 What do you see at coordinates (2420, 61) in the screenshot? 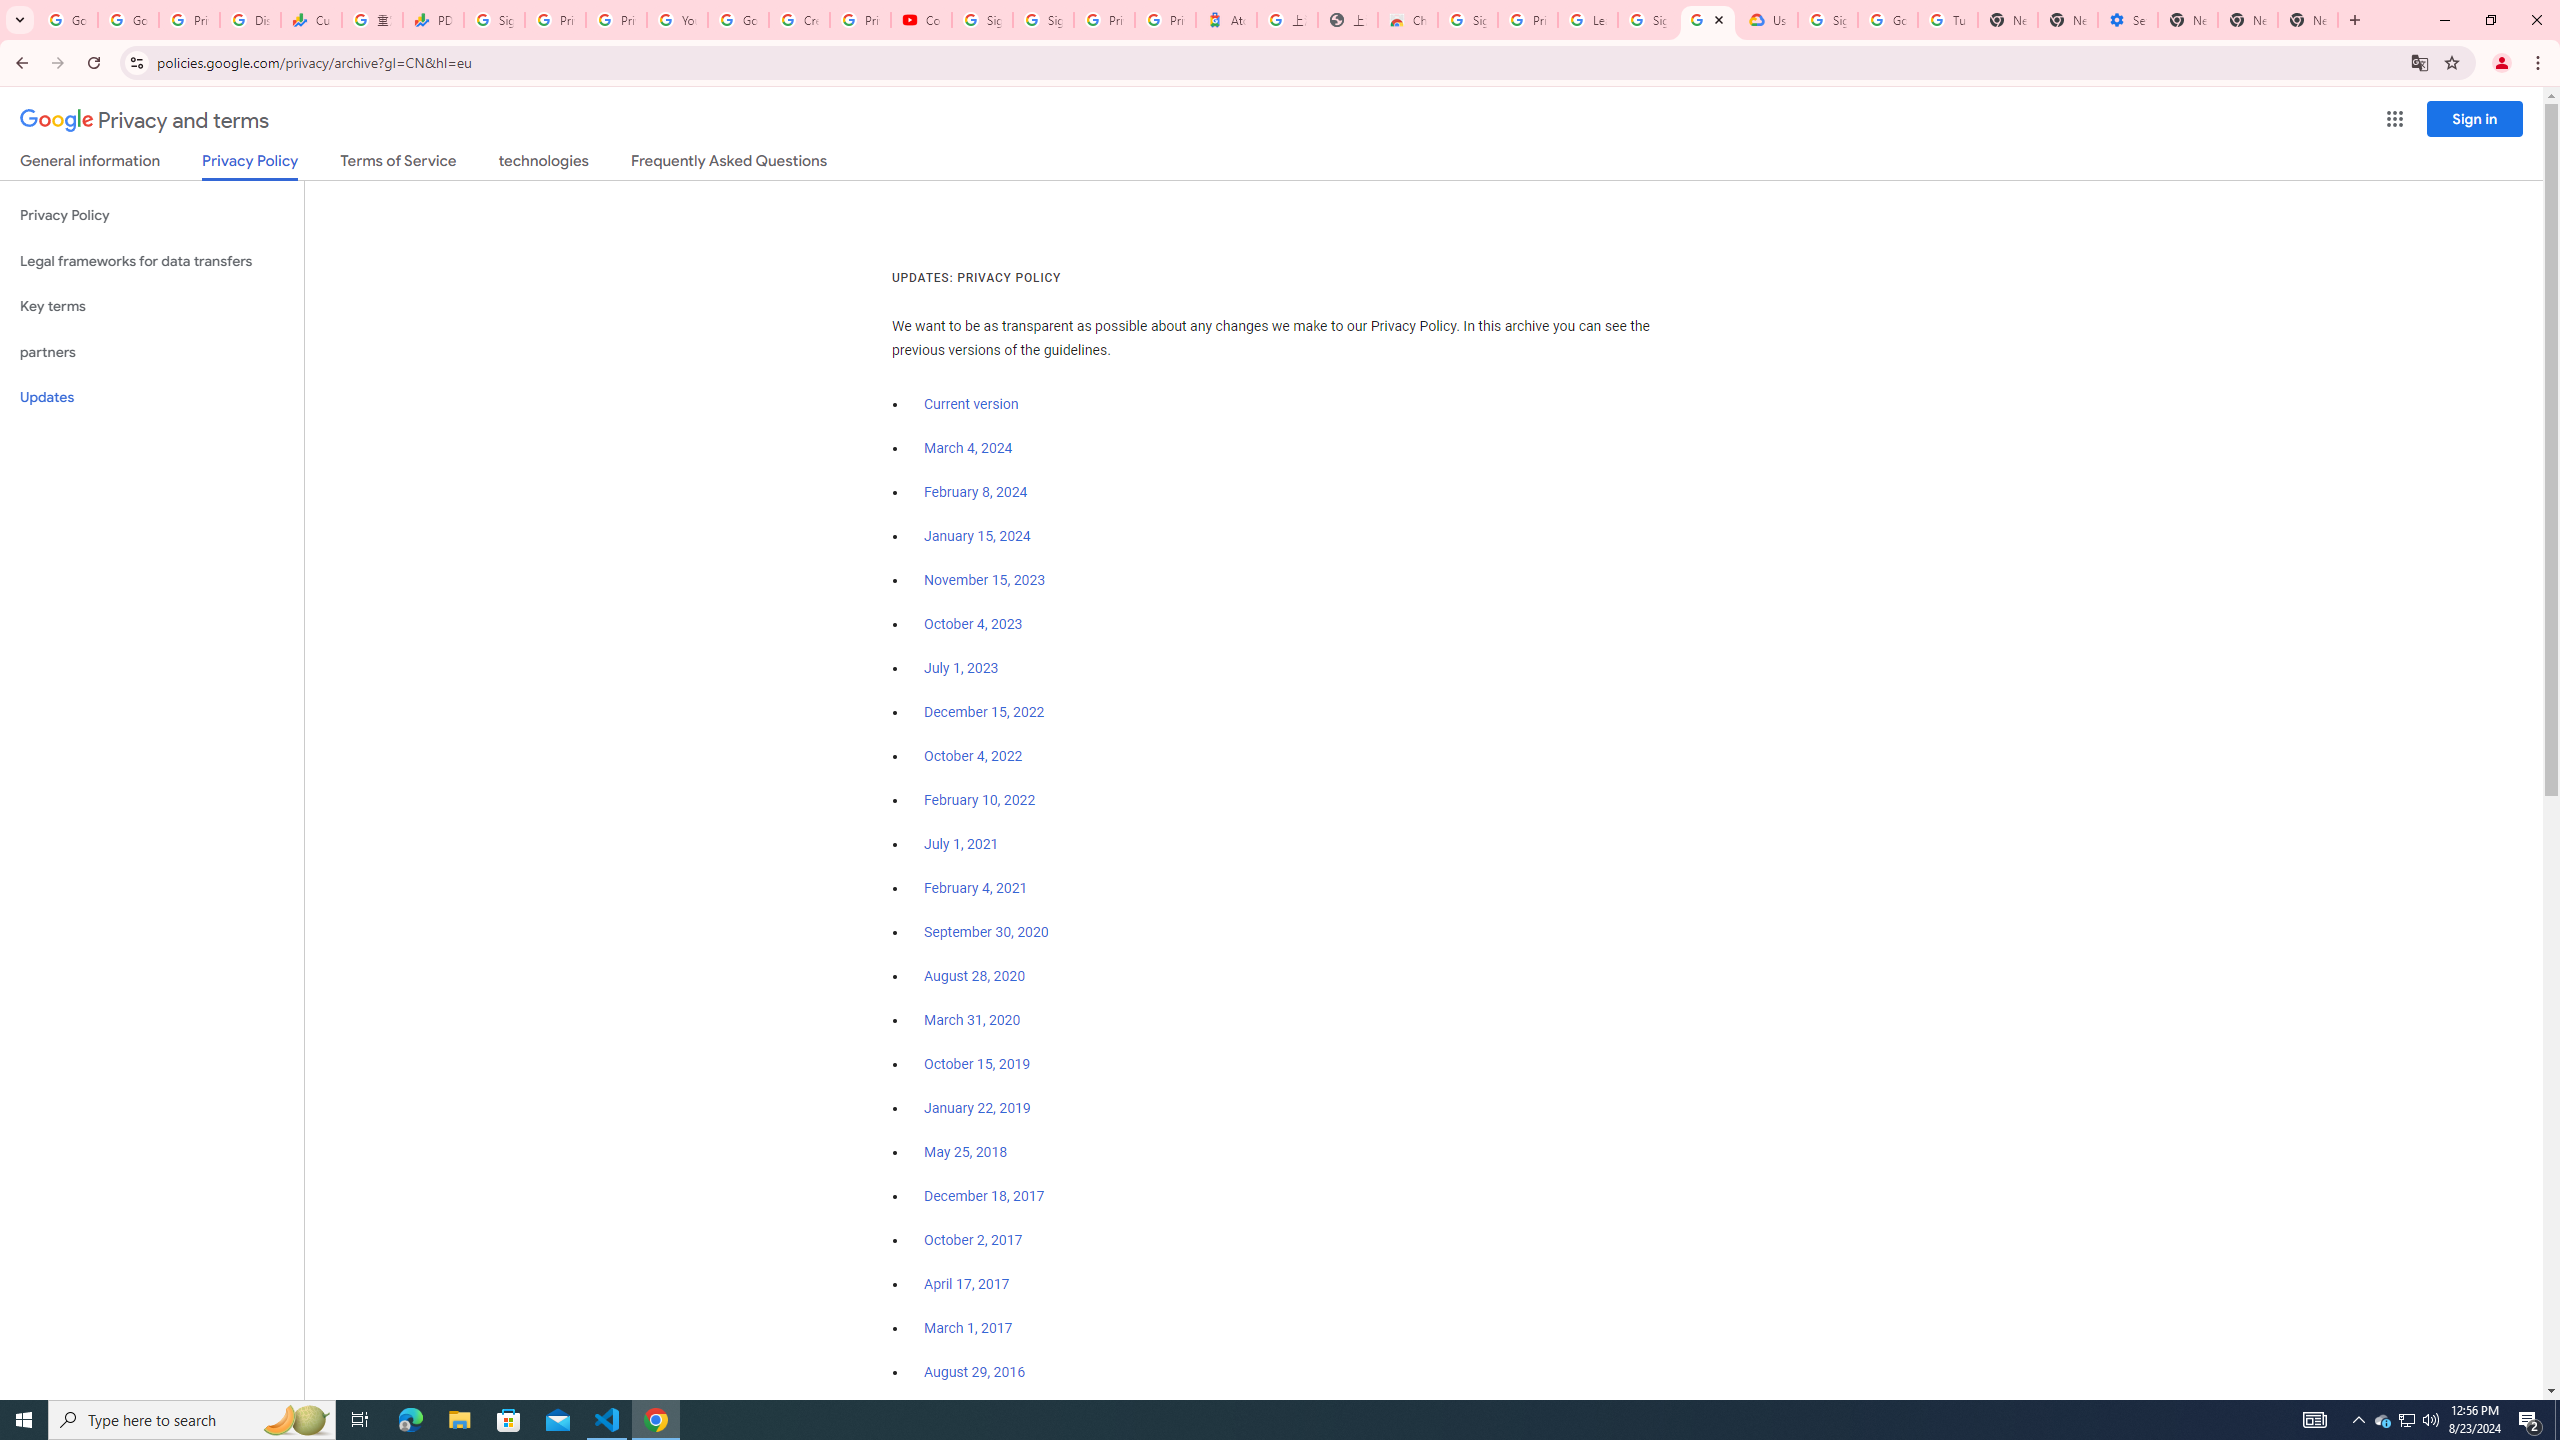
I see `'Translate this page'` at bounding box center [2420, 61].